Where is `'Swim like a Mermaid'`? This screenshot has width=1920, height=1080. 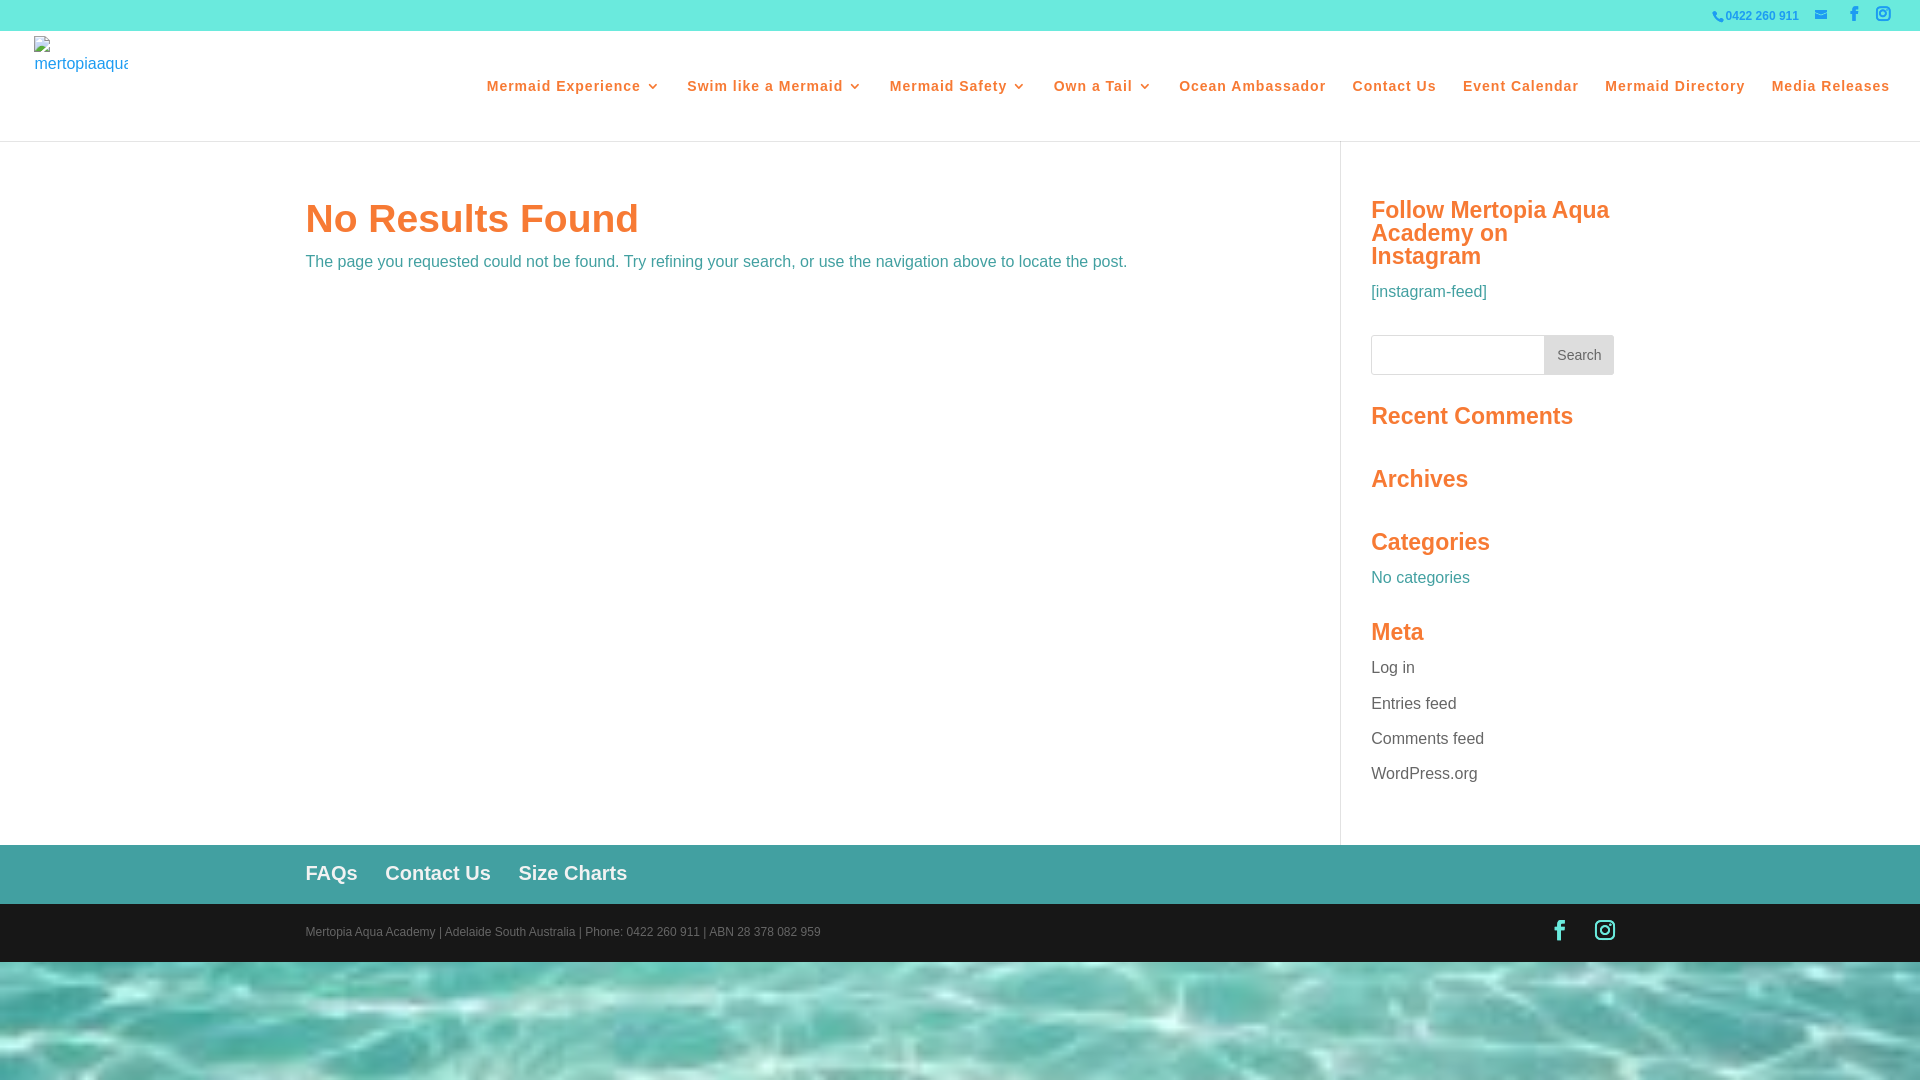 'Swim like a Mermaid' is located at coordinates (773, 110).